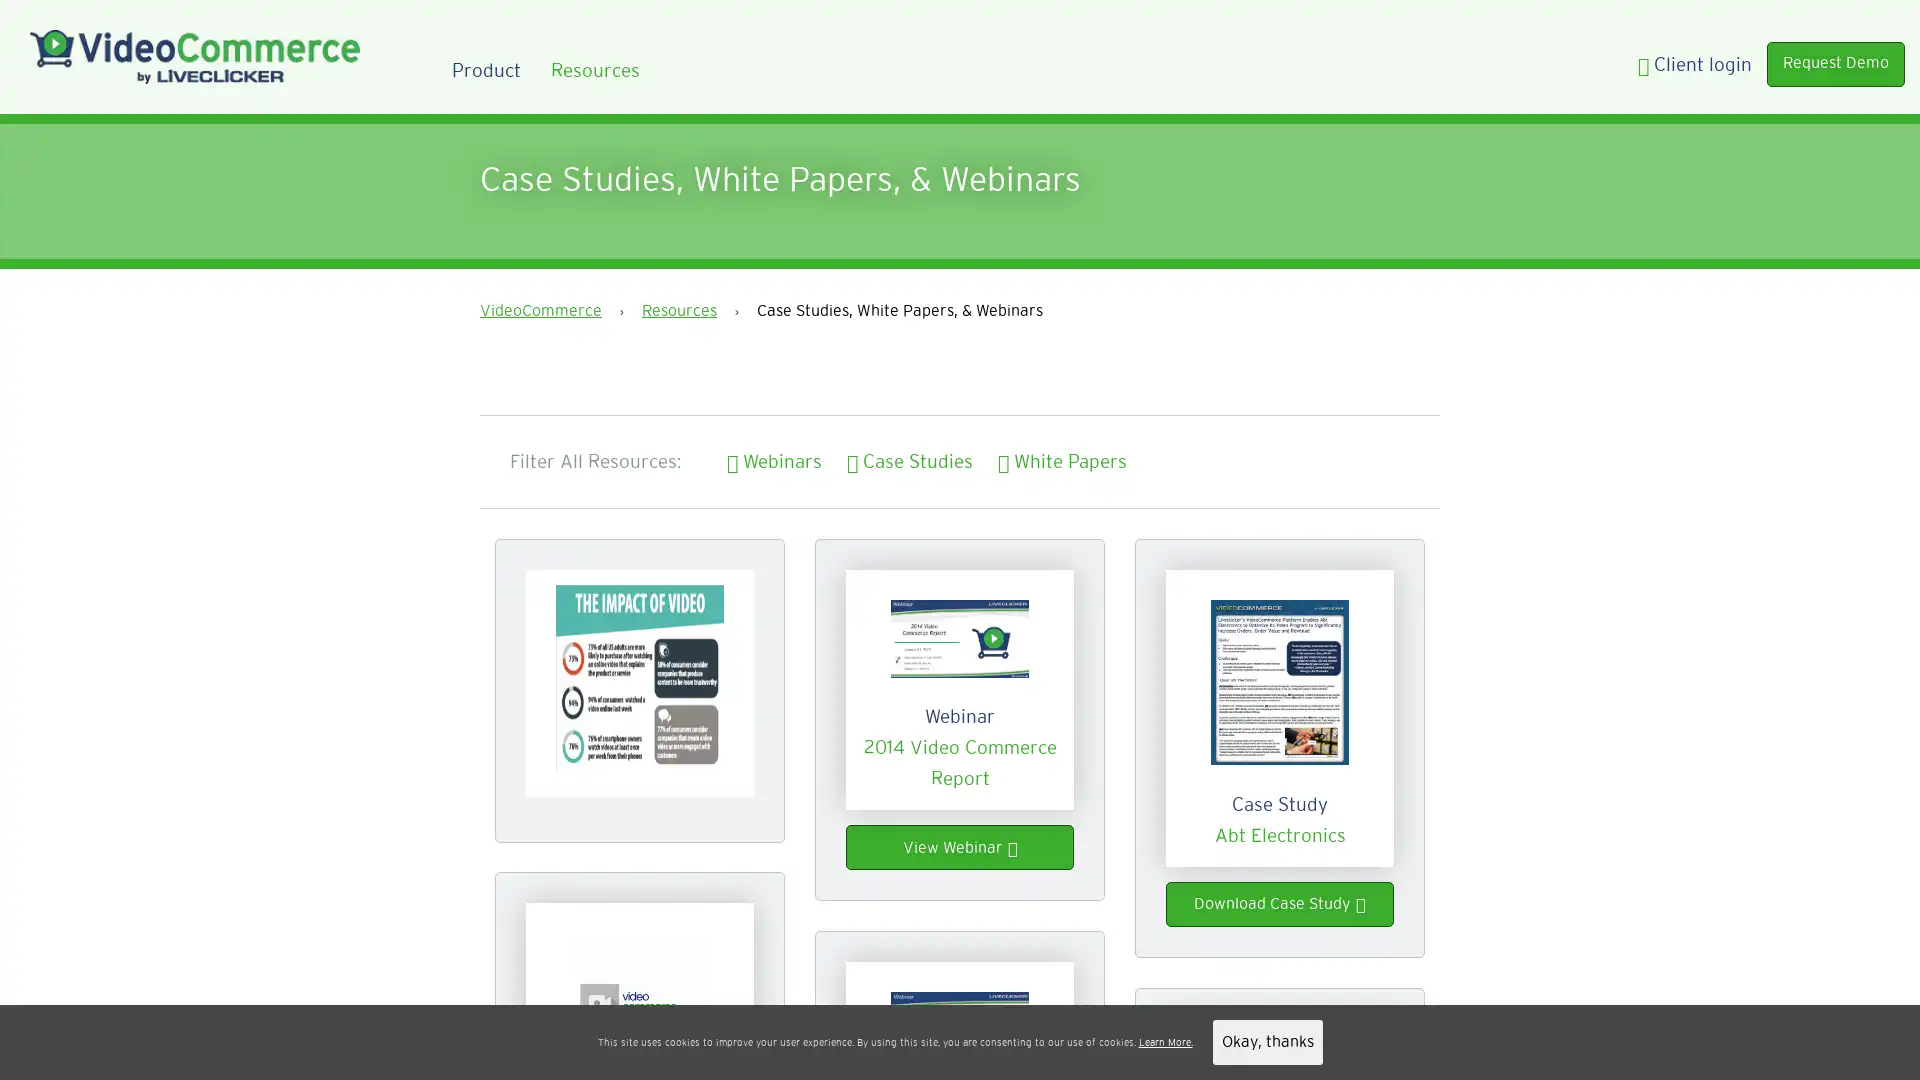  I want to click on Our clients Liveclicker, so click(1012, 1041).